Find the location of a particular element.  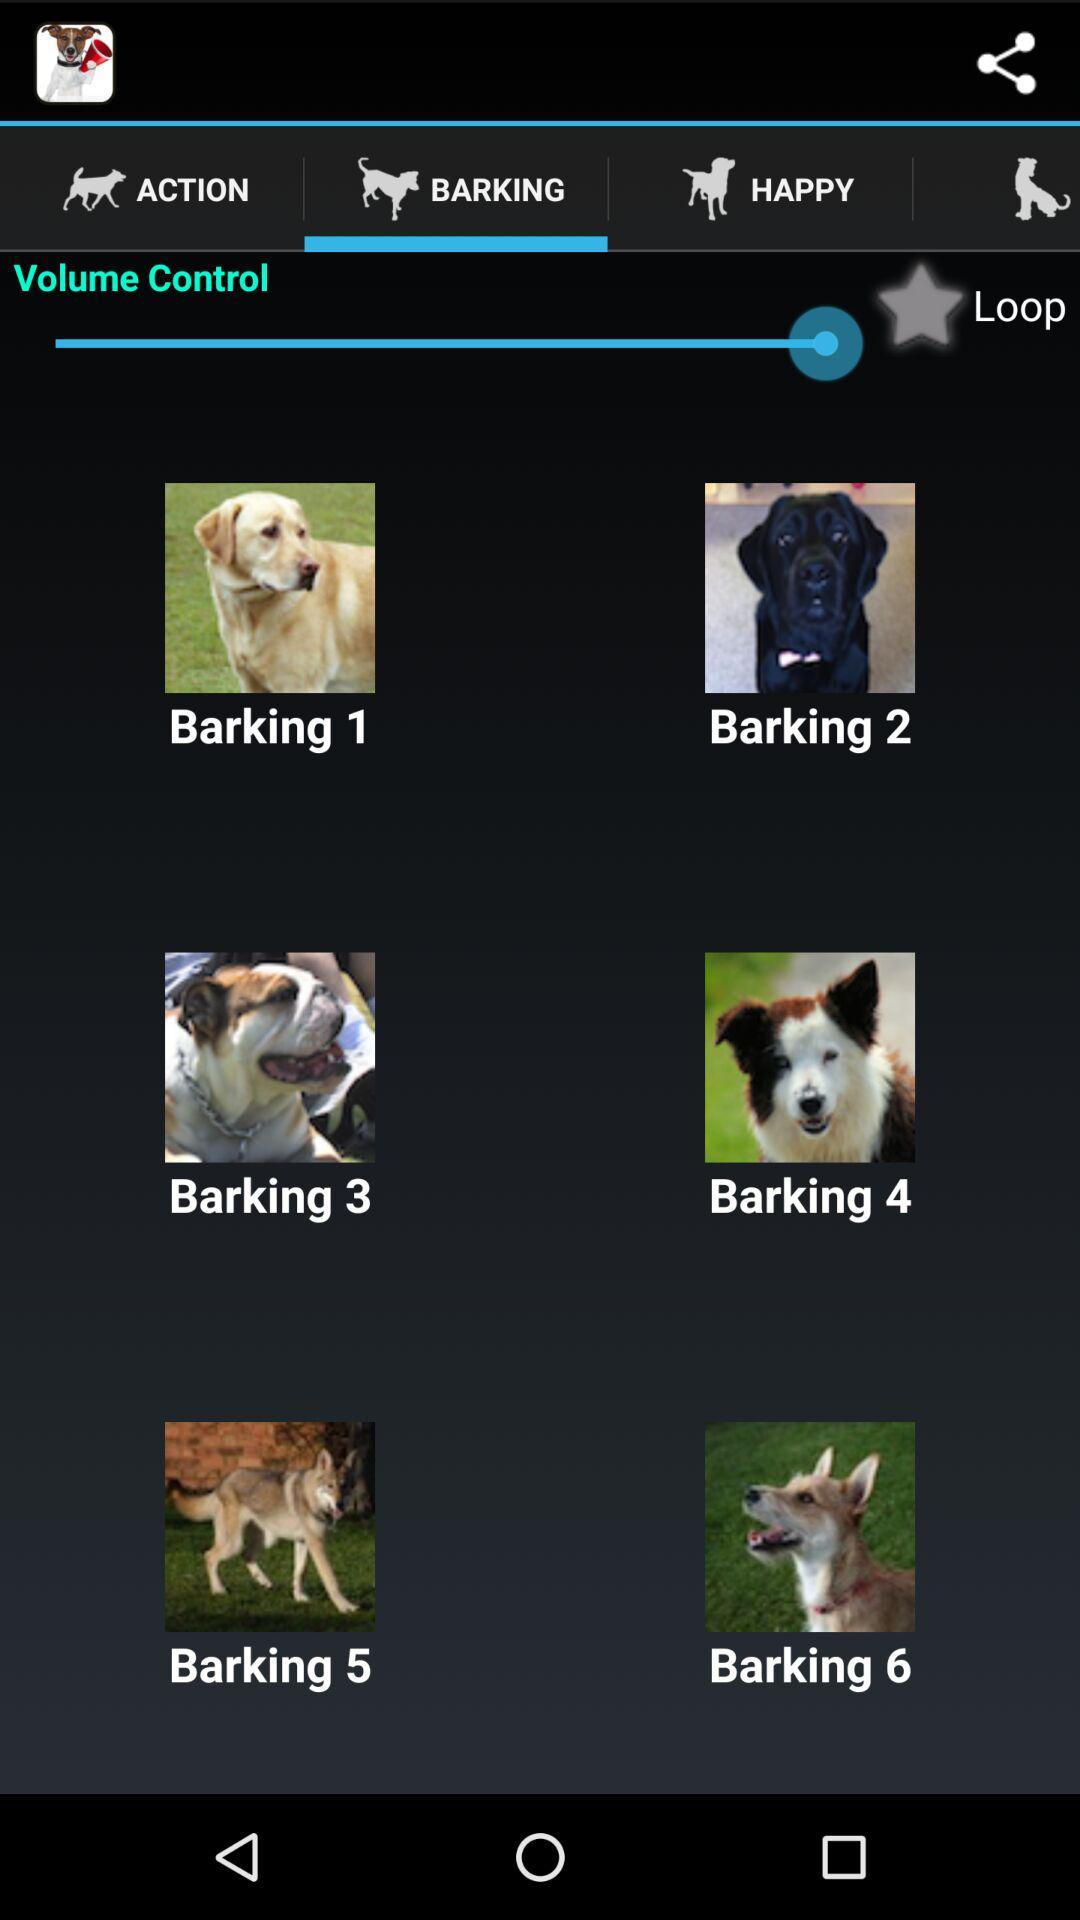

item on the left is located at coordinates (270, 1088).